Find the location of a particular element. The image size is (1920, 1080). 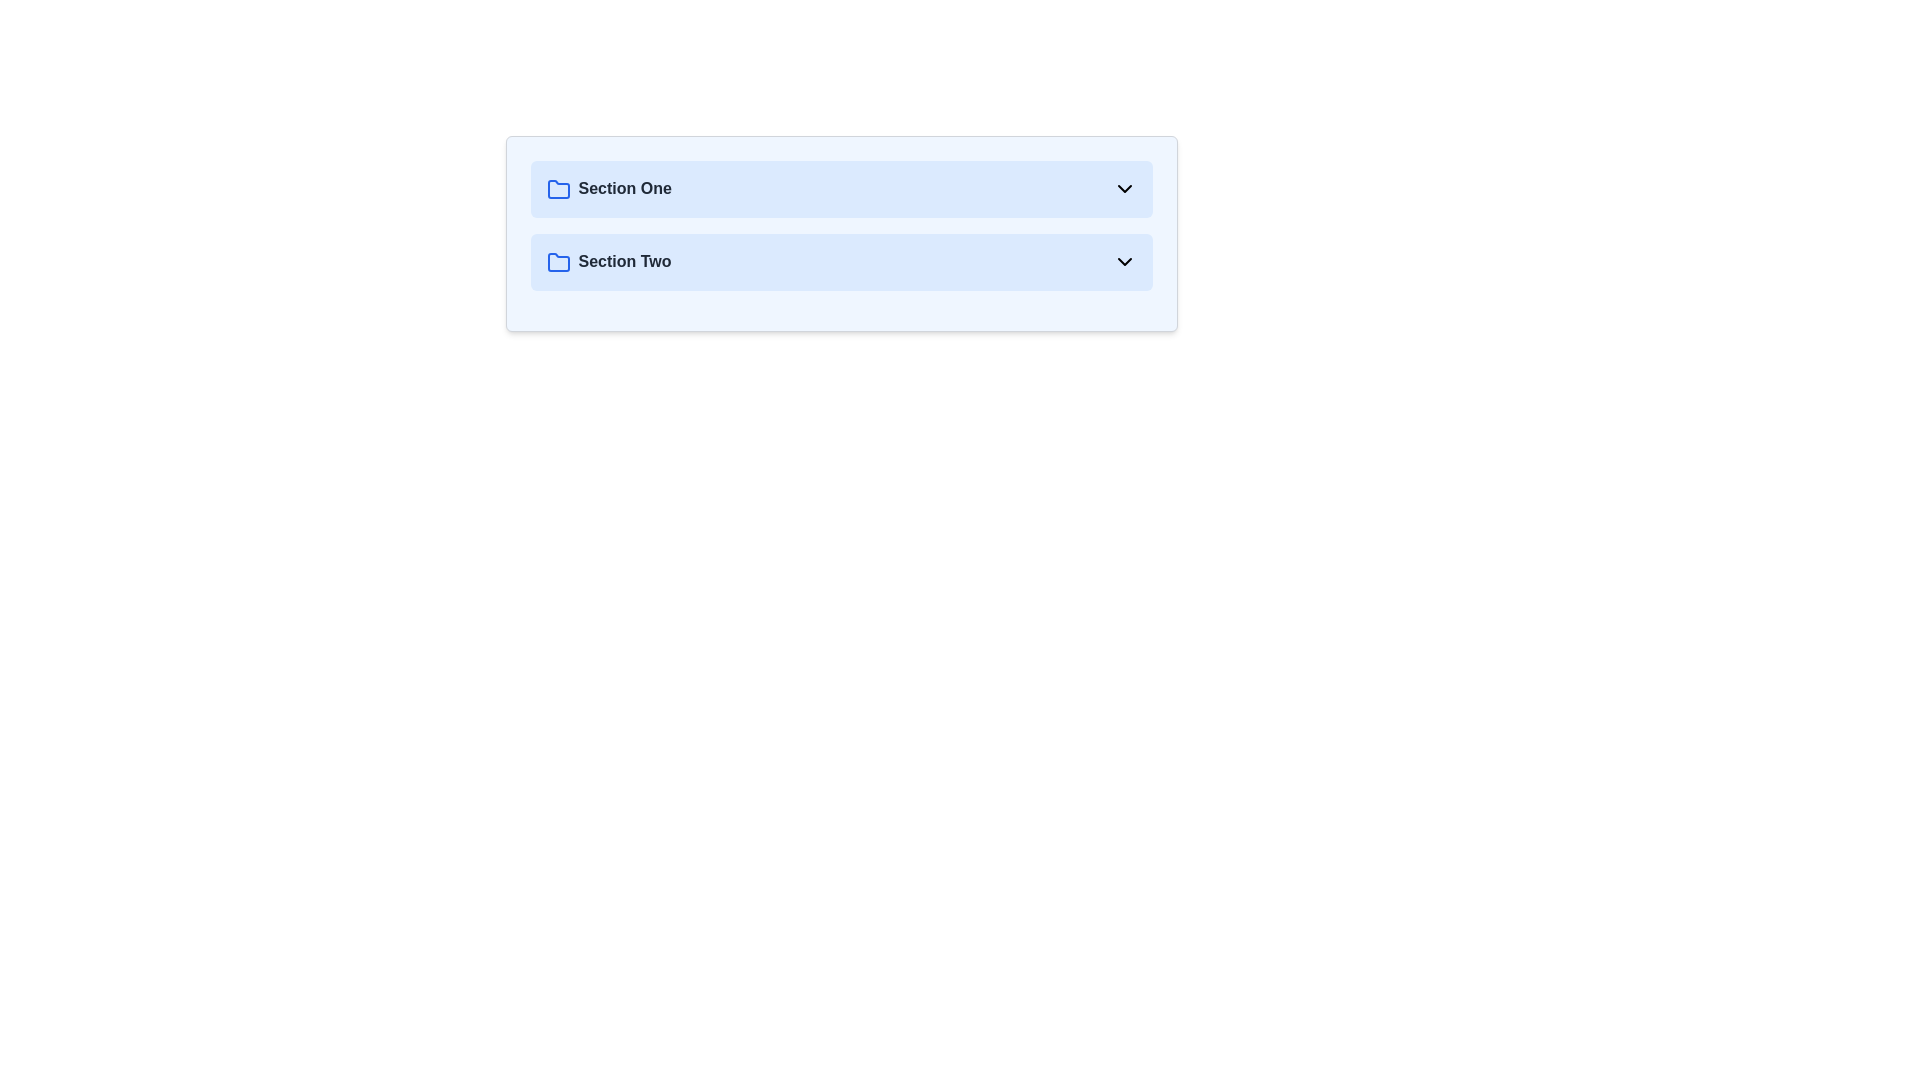

the small black triangular dropdown indicator icon located at the far right of the 'Section Two' collapsible item is located at coordinates (1124, 261).